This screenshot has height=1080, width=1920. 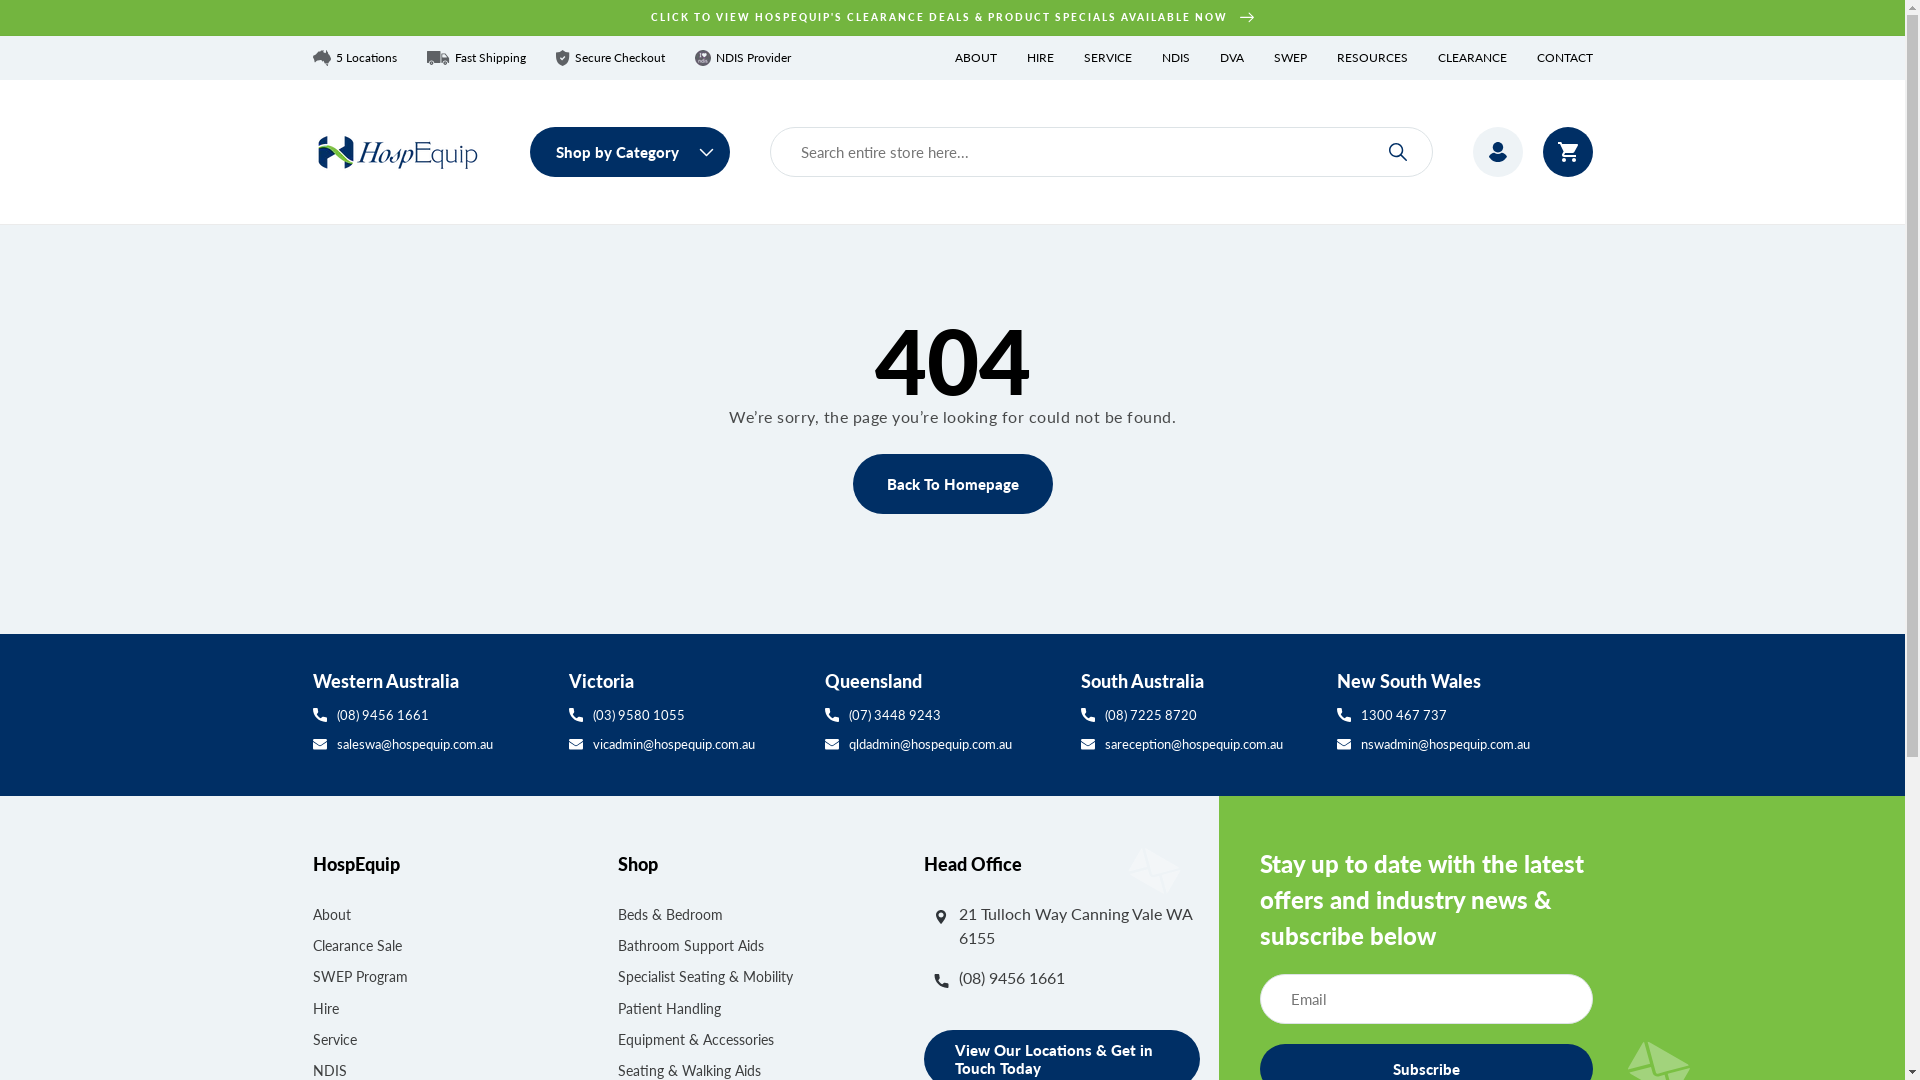 What do you see at coordinates (670, 915) in the screenshot?
I see `'Beds & Bedroom'` at bounding box center [670, 915].